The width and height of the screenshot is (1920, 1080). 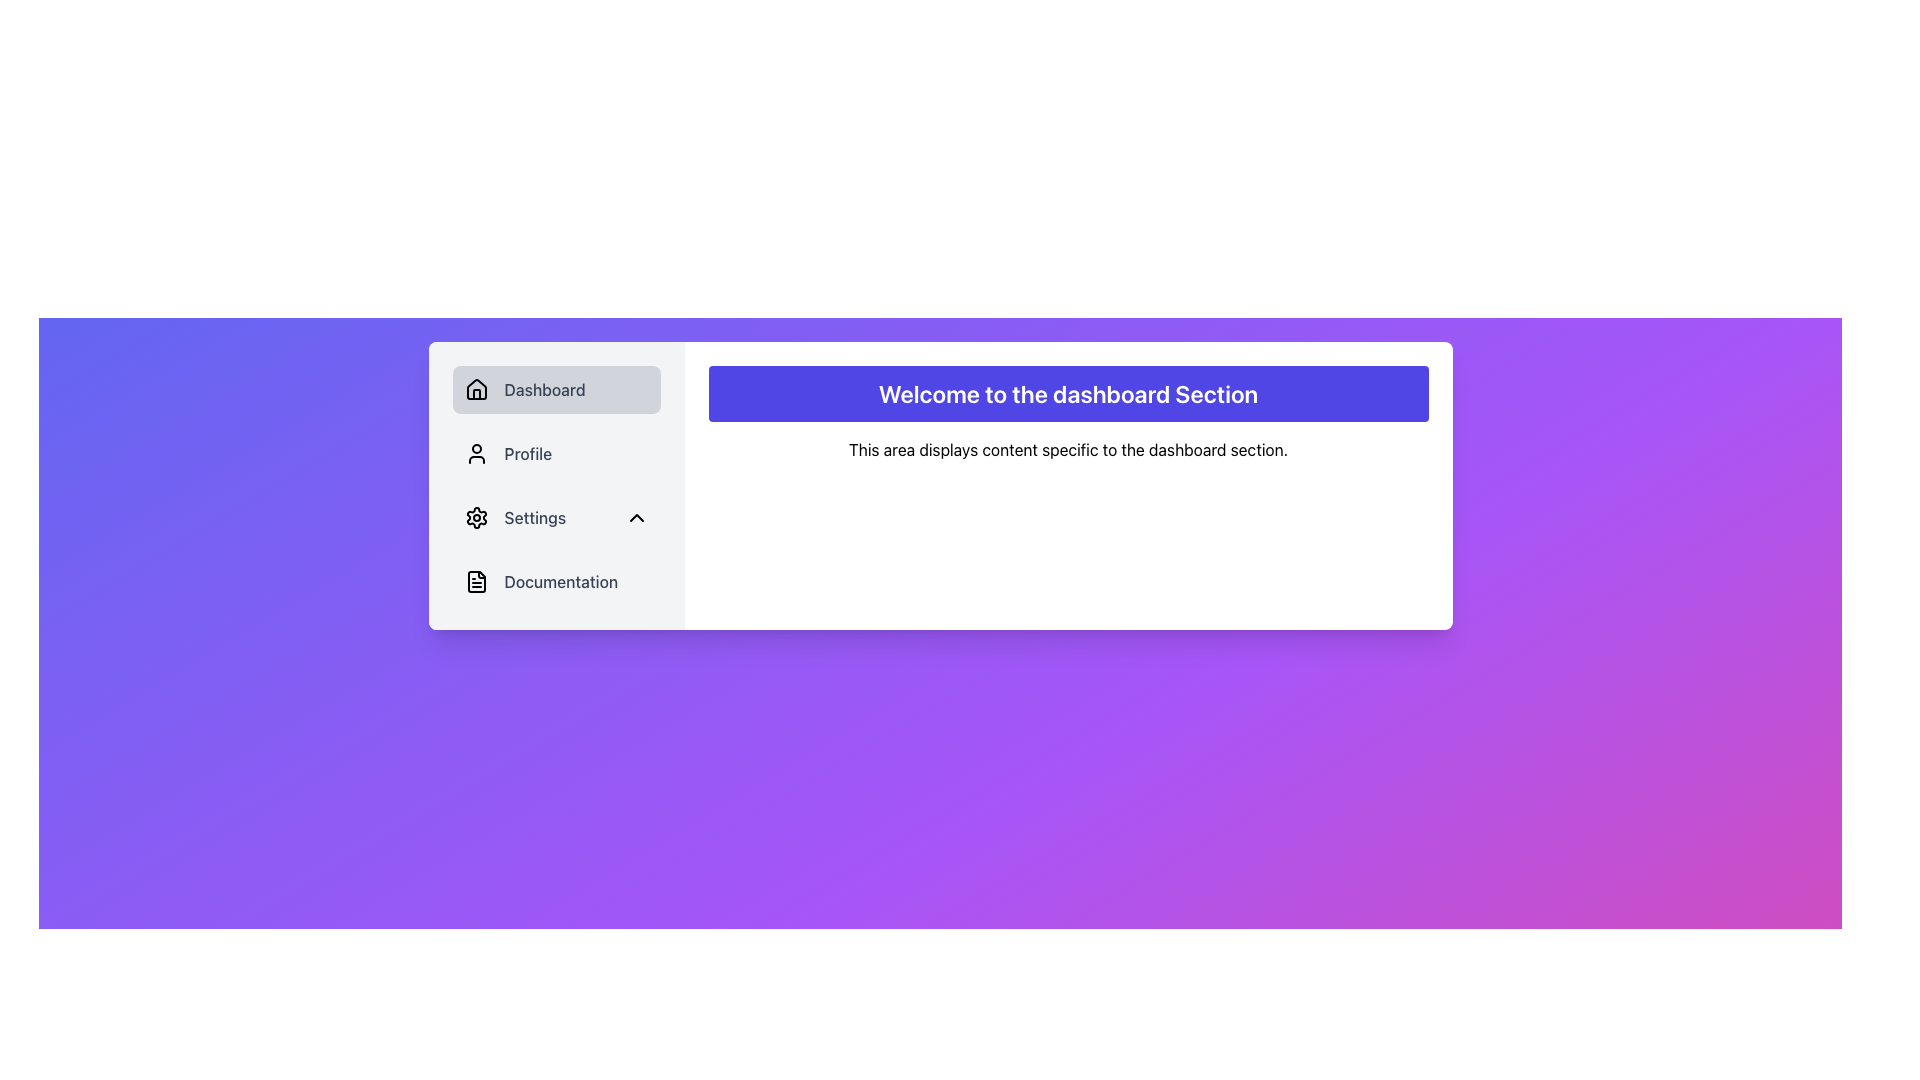 I want to click on text displayed in the 'Dashboard' navigation label, which is the first element in the vertical list of navigation options on the left side of the interface, so click(x=545, y=389).